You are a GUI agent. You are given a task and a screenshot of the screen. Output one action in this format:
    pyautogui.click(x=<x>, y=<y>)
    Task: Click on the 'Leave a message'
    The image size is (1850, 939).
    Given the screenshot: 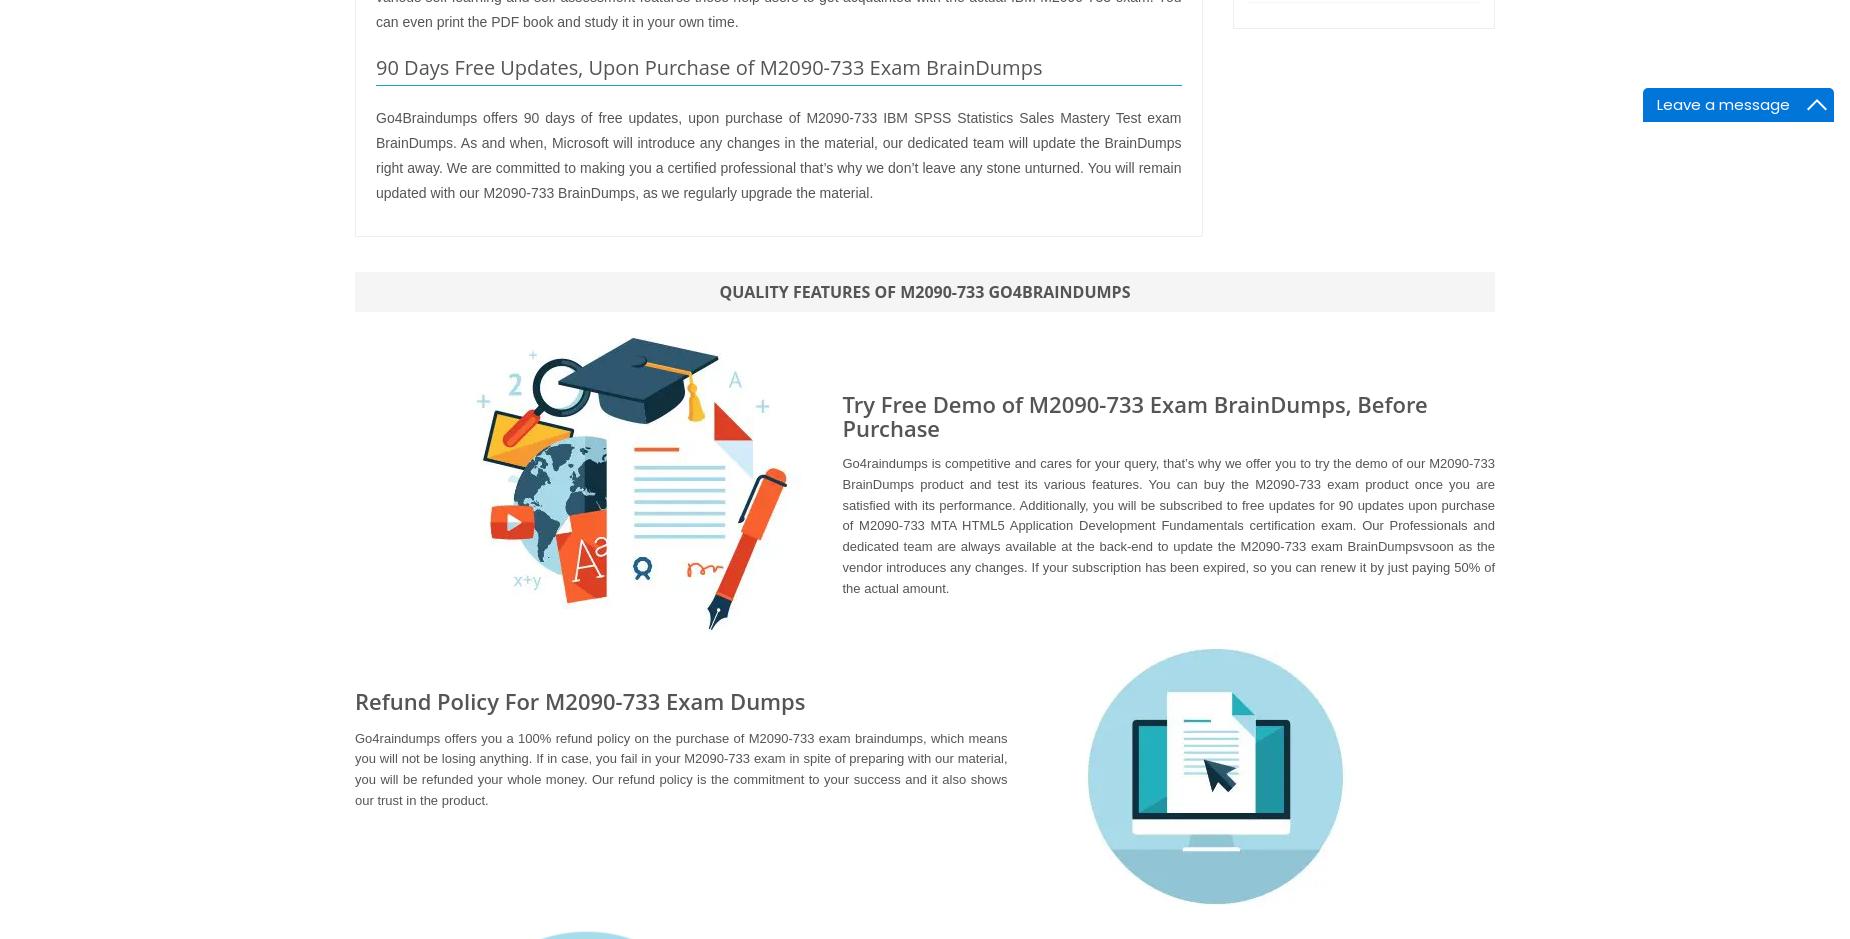 What is the action you would take?
    pyautogui.click(x=1657, y=104)
    